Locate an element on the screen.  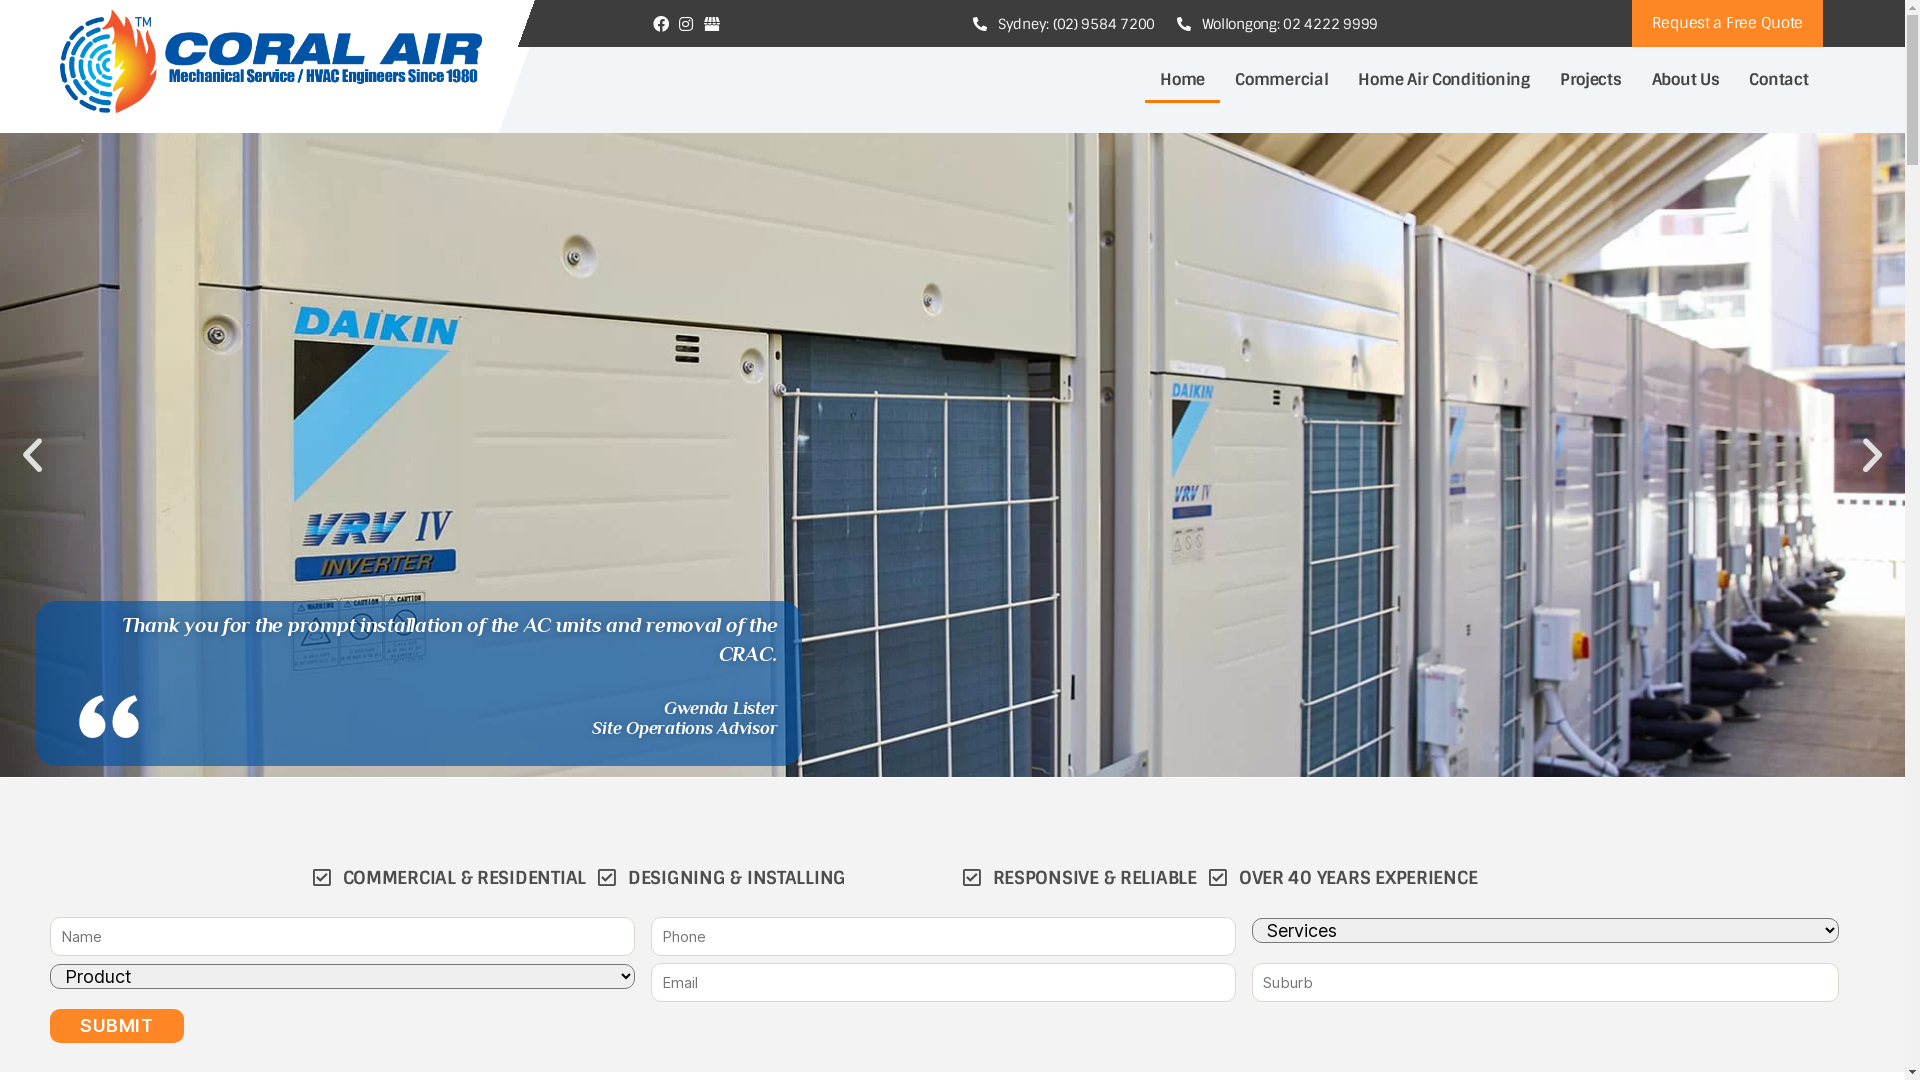
'Submit' is located at coordinates (115, 1026).